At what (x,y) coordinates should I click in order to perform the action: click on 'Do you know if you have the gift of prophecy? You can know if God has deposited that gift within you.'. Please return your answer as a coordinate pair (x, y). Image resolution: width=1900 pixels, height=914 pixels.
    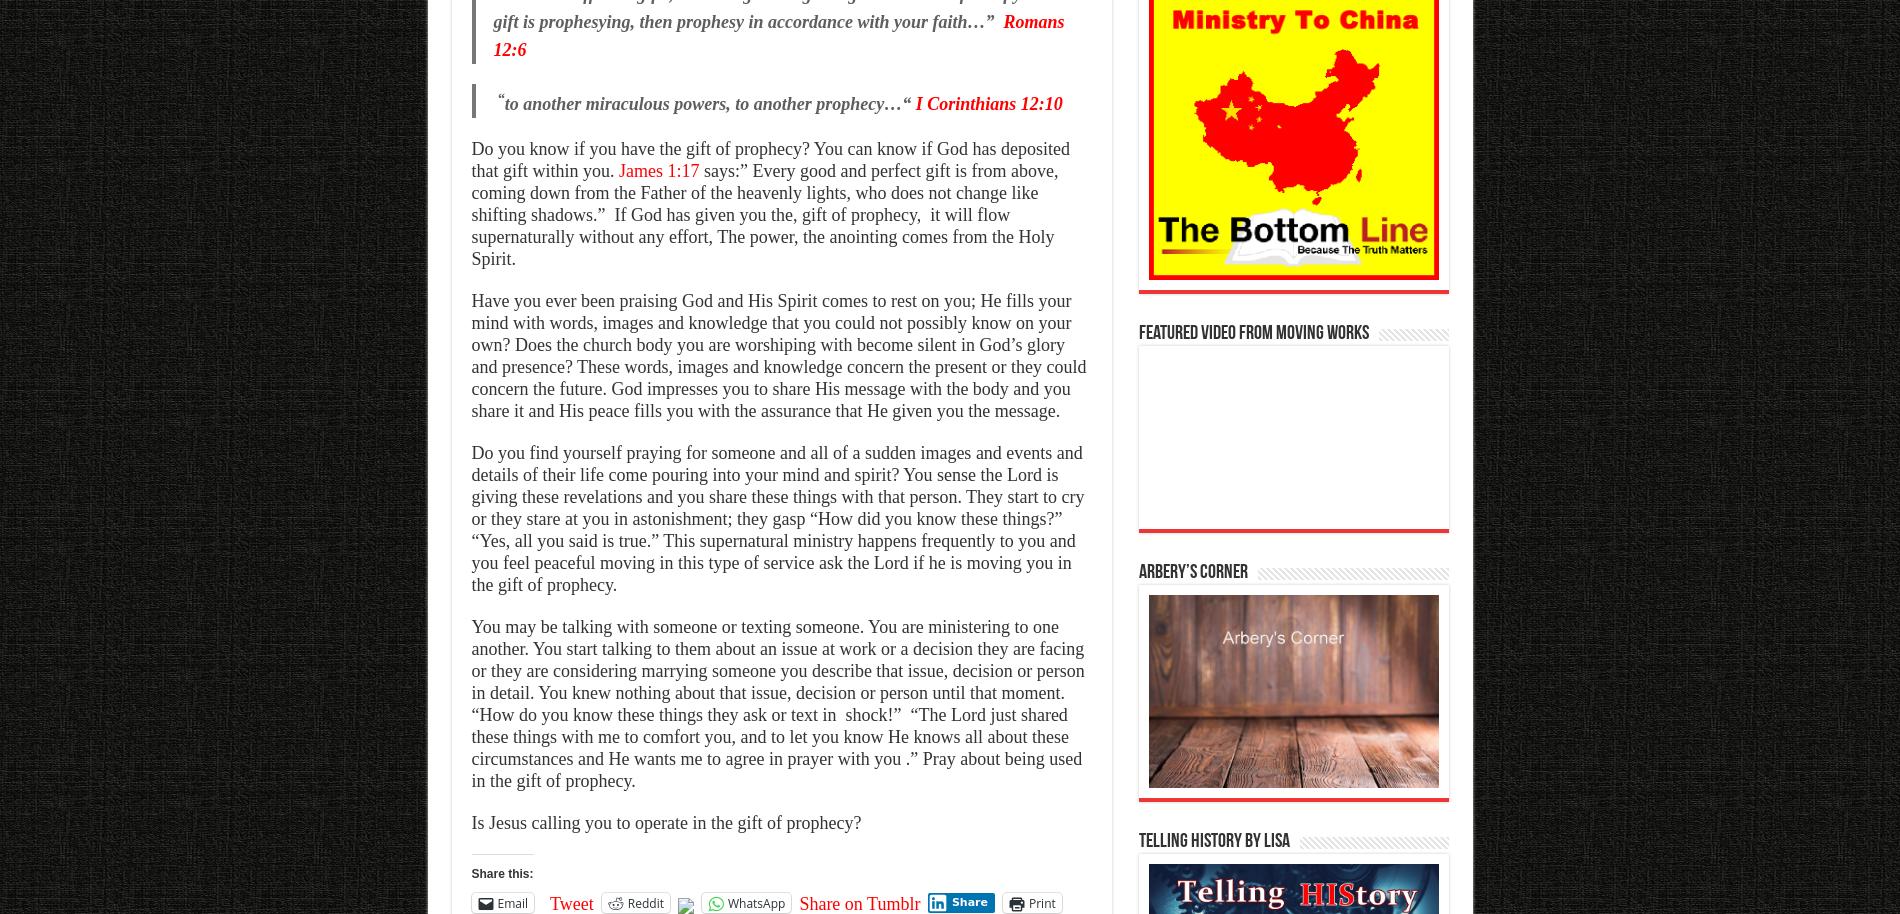
    Looking at the image, I should click on (769, 158).